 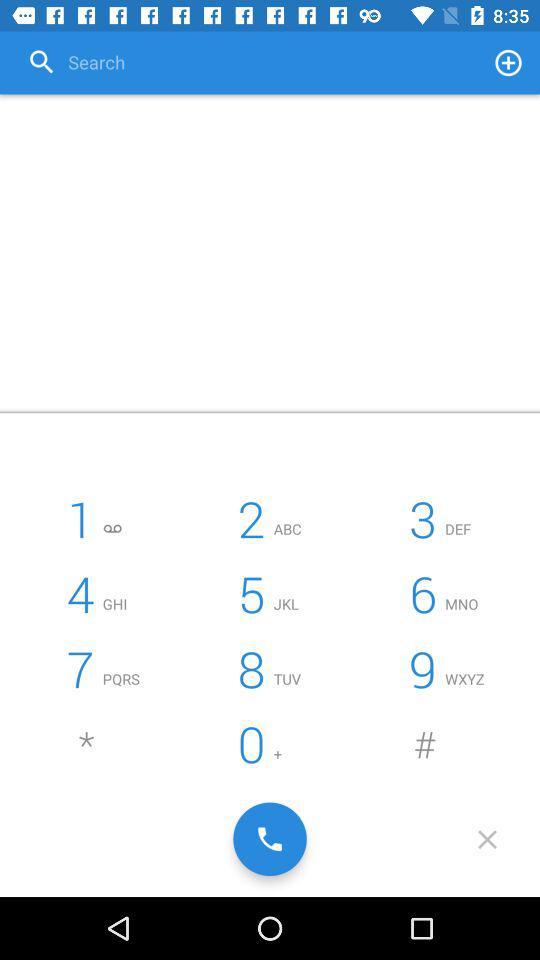 I want to click on the call icon, so click(x=270, y=839).